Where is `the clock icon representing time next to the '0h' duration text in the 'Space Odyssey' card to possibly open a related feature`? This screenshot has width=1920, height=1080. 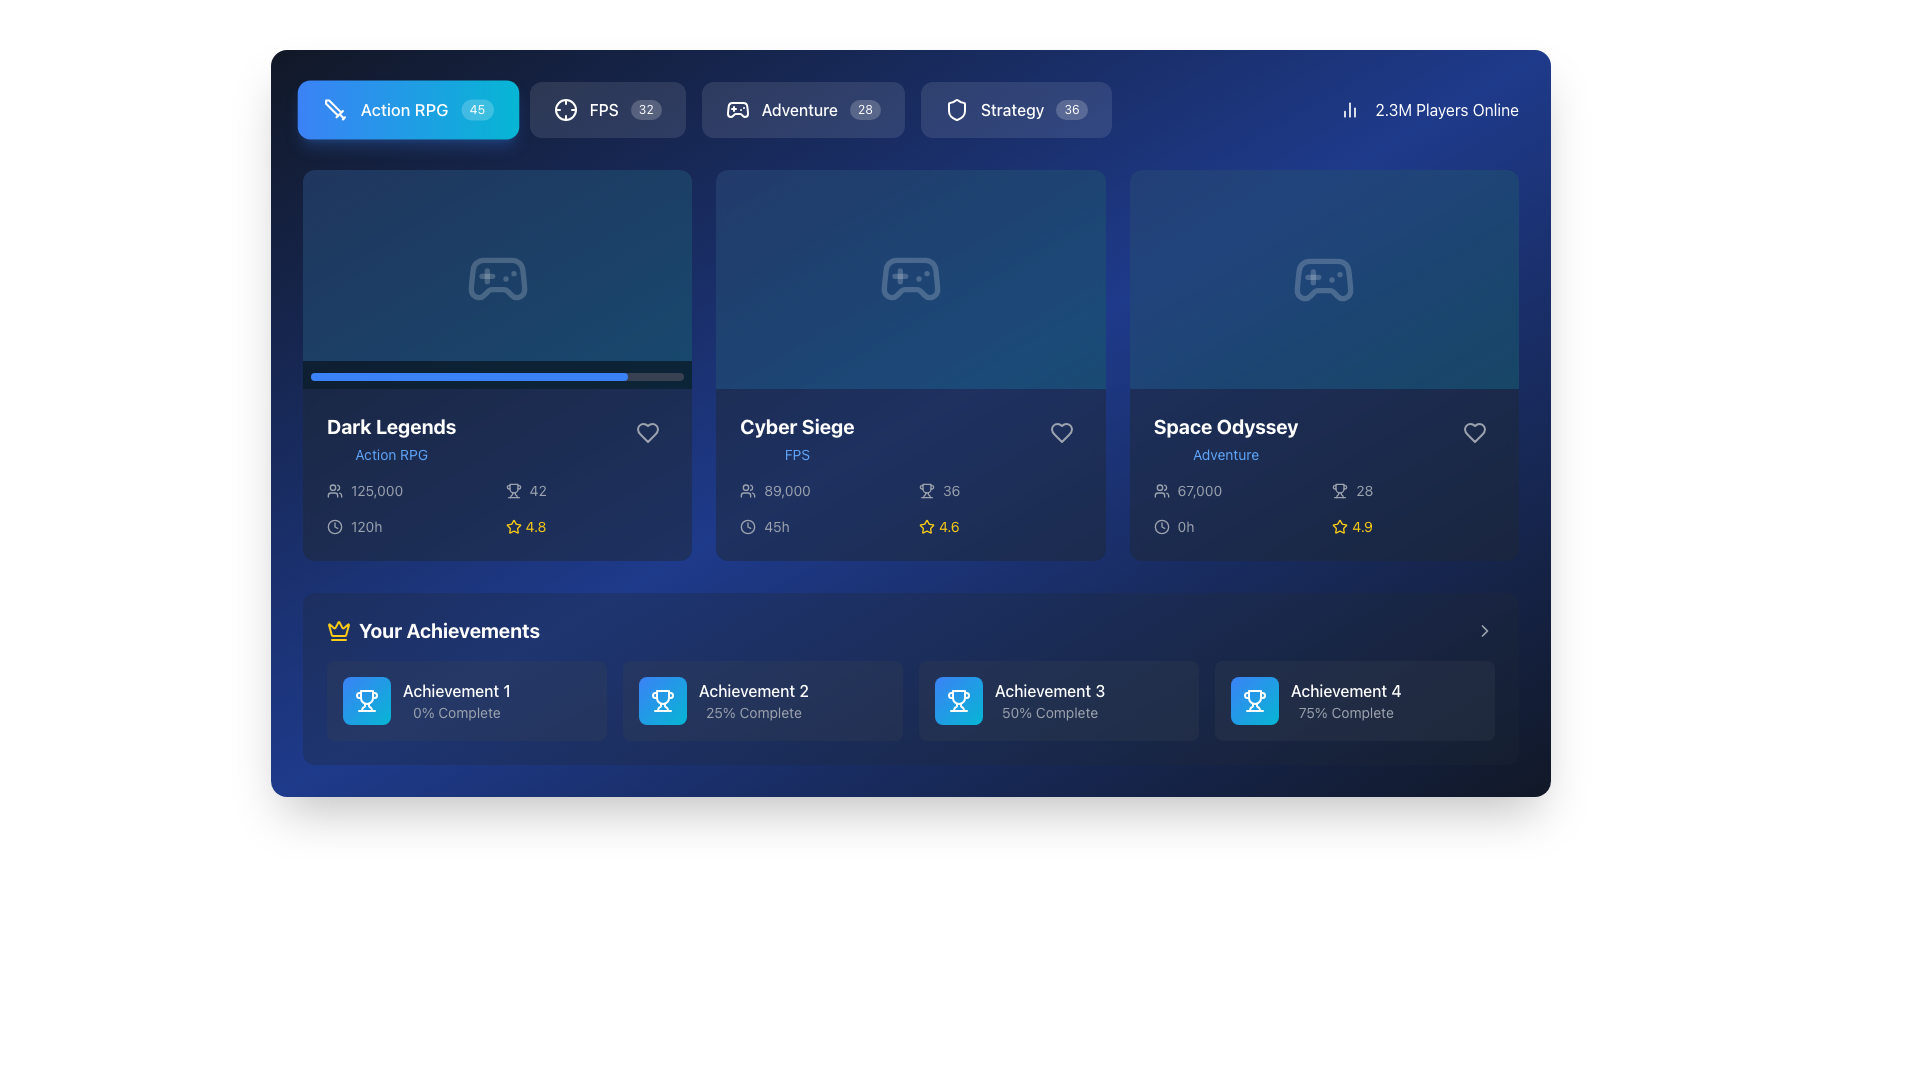
the clock icon representing time next to the '0h' duration text in the 'Space Odyssey' card to possibly open a related feature is located at coordinates (1161, 526).